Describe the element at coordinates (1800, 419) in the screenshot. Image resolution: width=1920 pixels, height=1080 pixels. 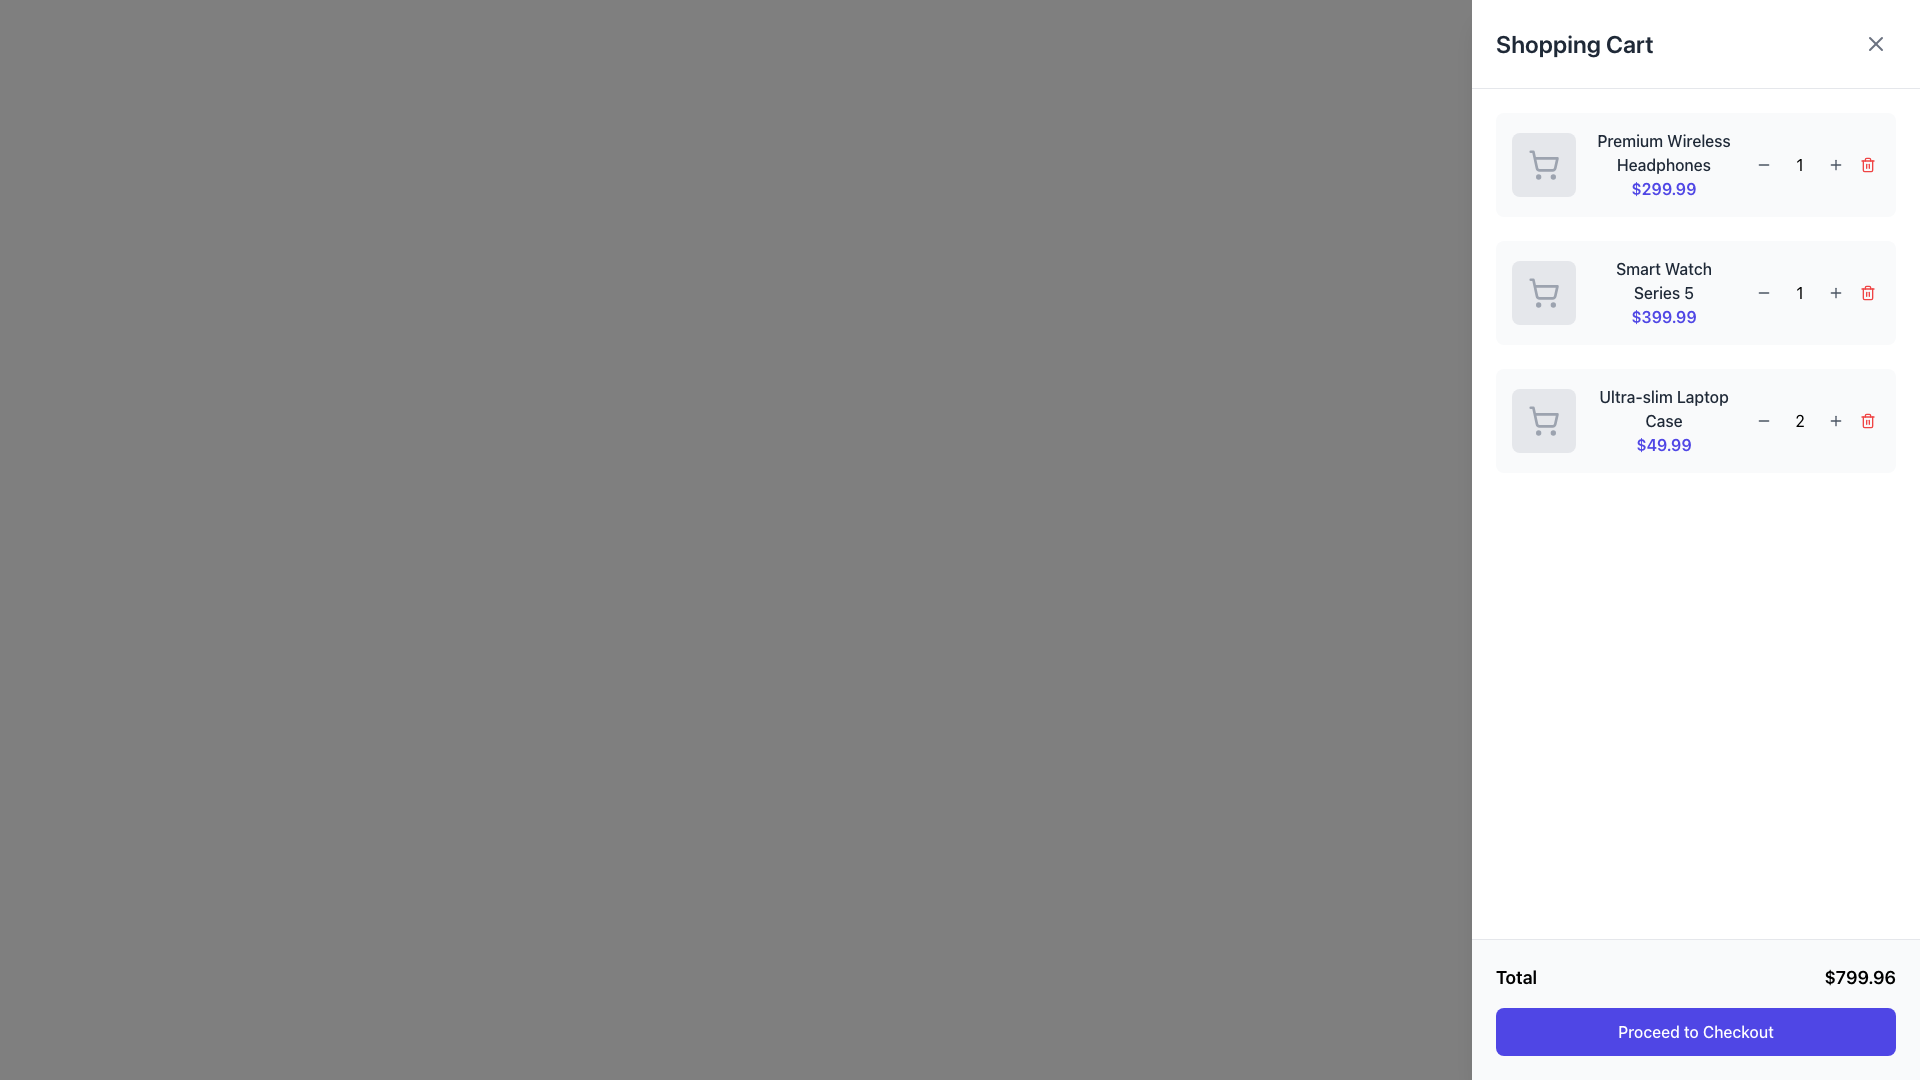
I see `the displayed quantity of the 'Ultra-slim Laptop Case' in the shopping cart, which is represented by a text label positioned between the minus and plus buttons` at that location.